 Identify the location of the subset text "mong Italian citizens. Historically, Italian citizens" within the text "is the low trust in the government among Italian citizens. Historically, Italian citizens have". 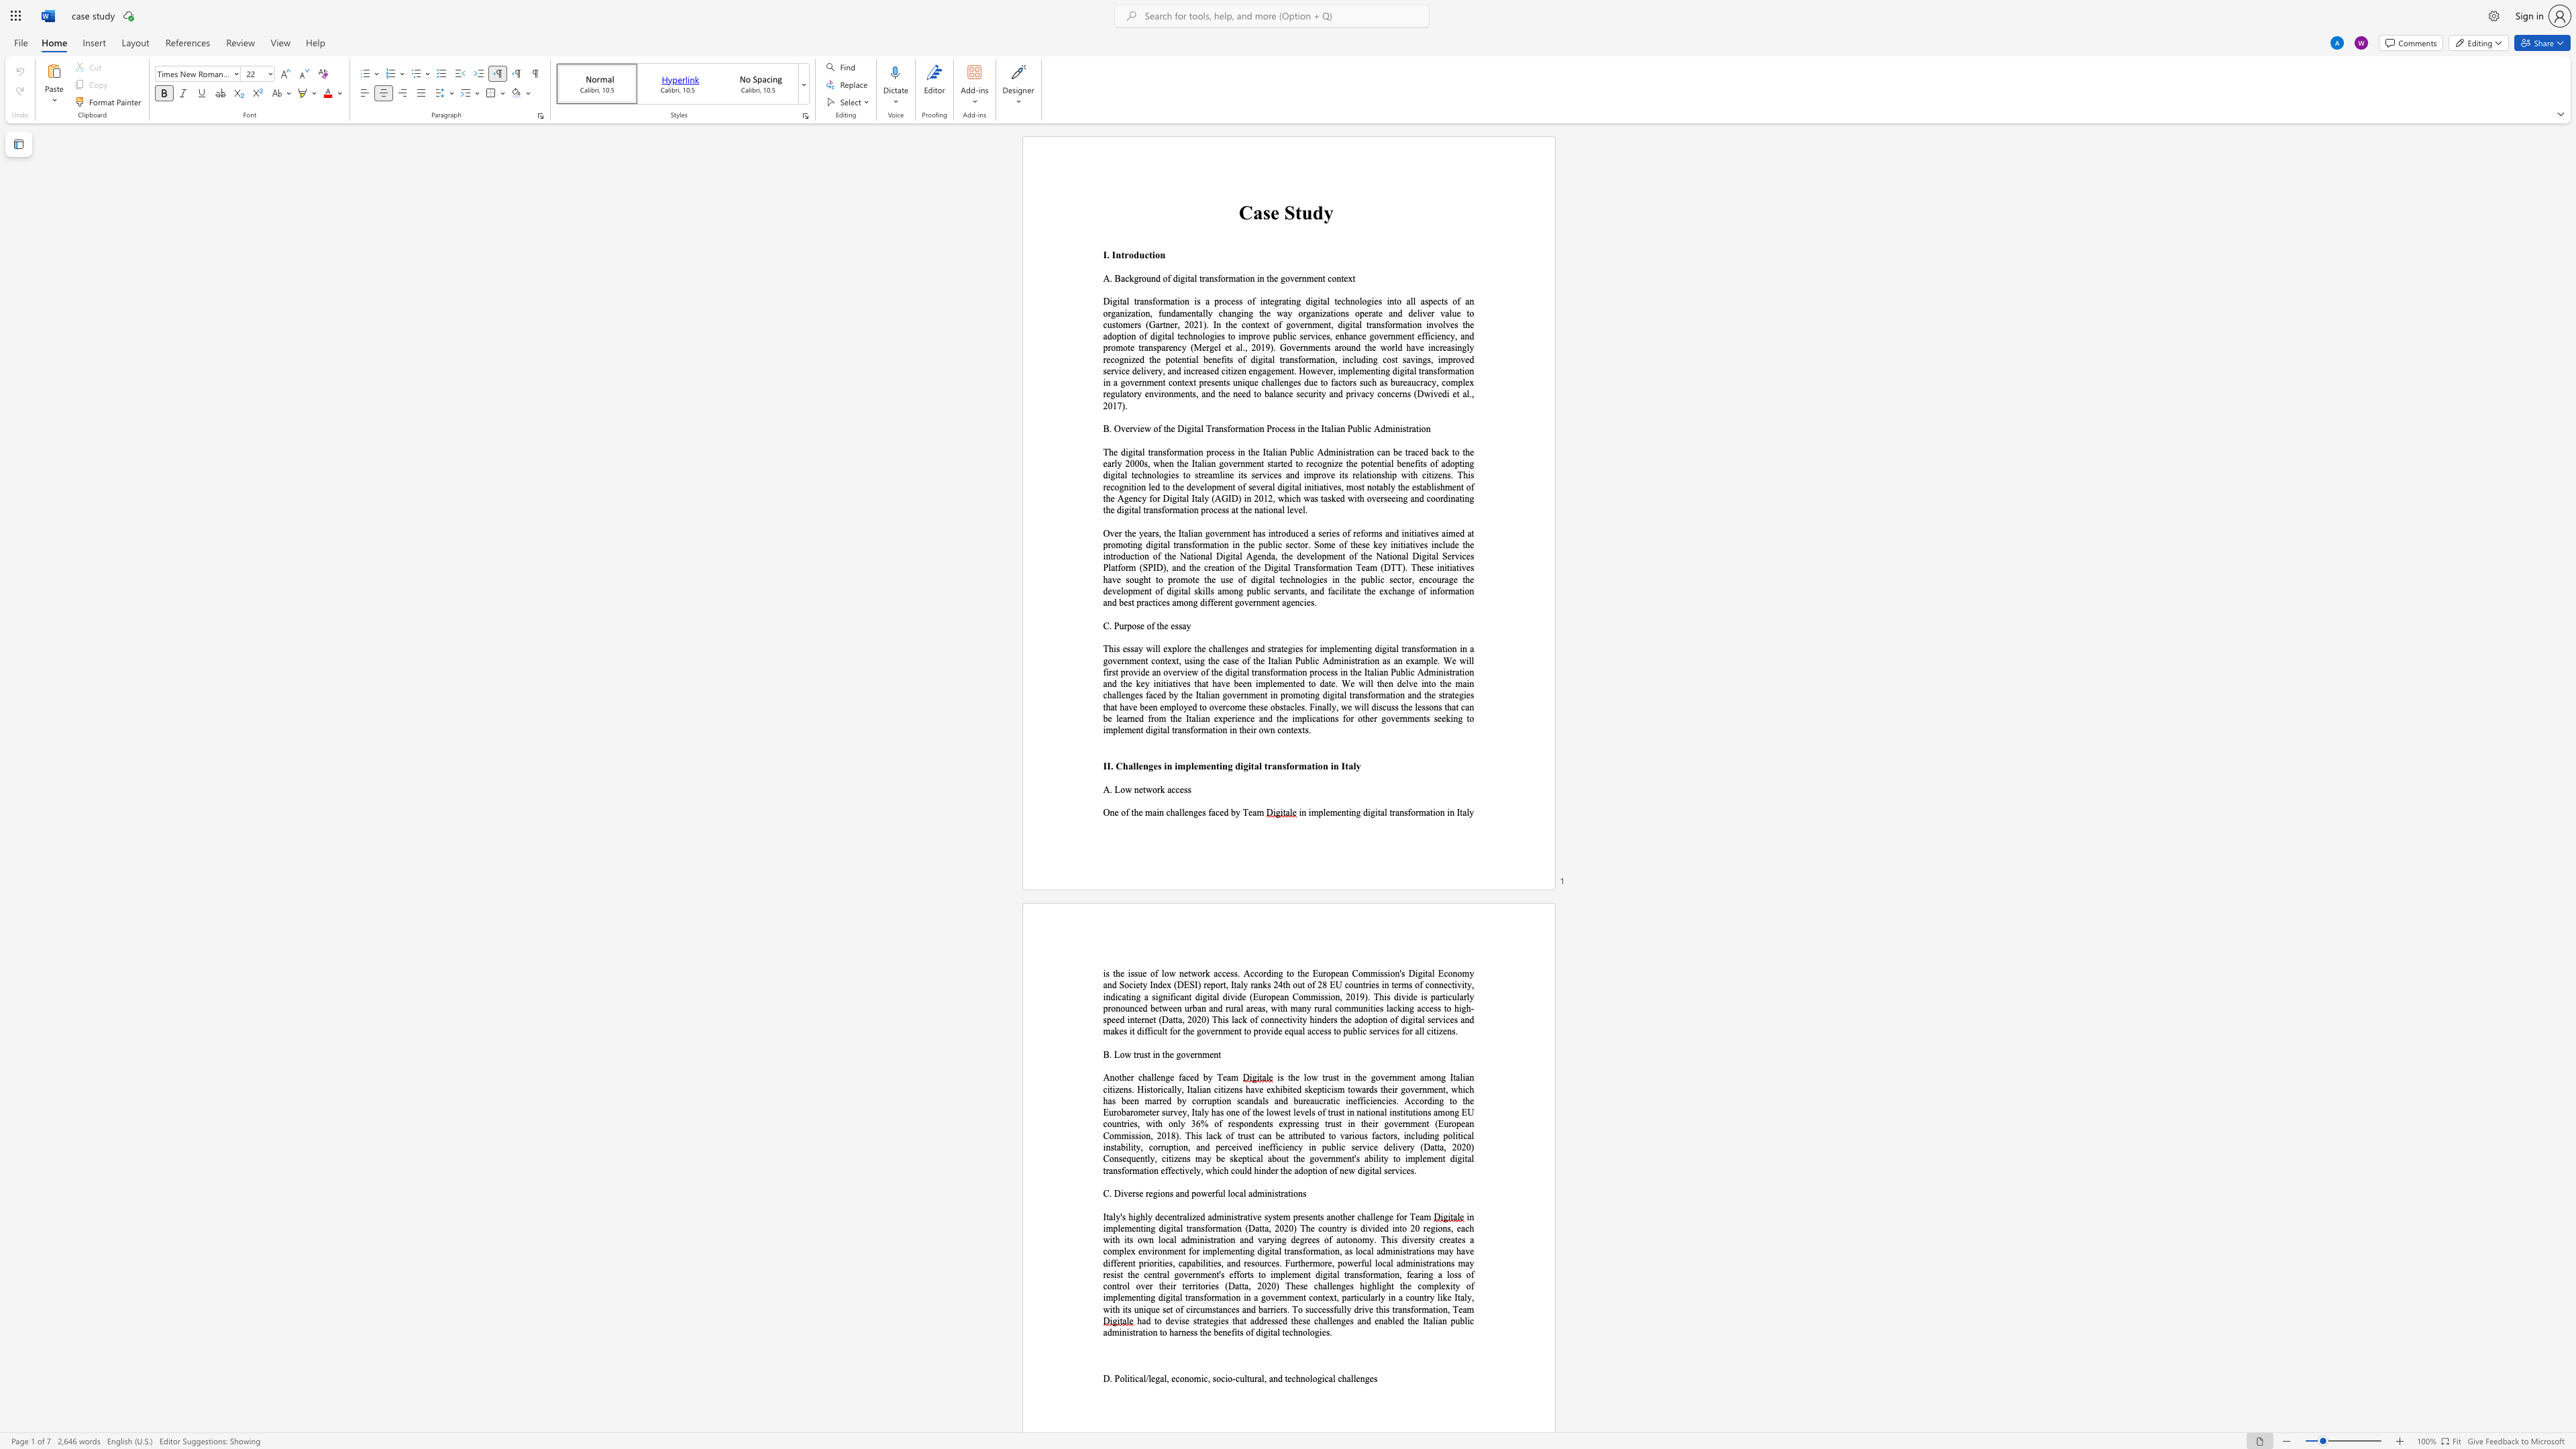
(1424, 1077).